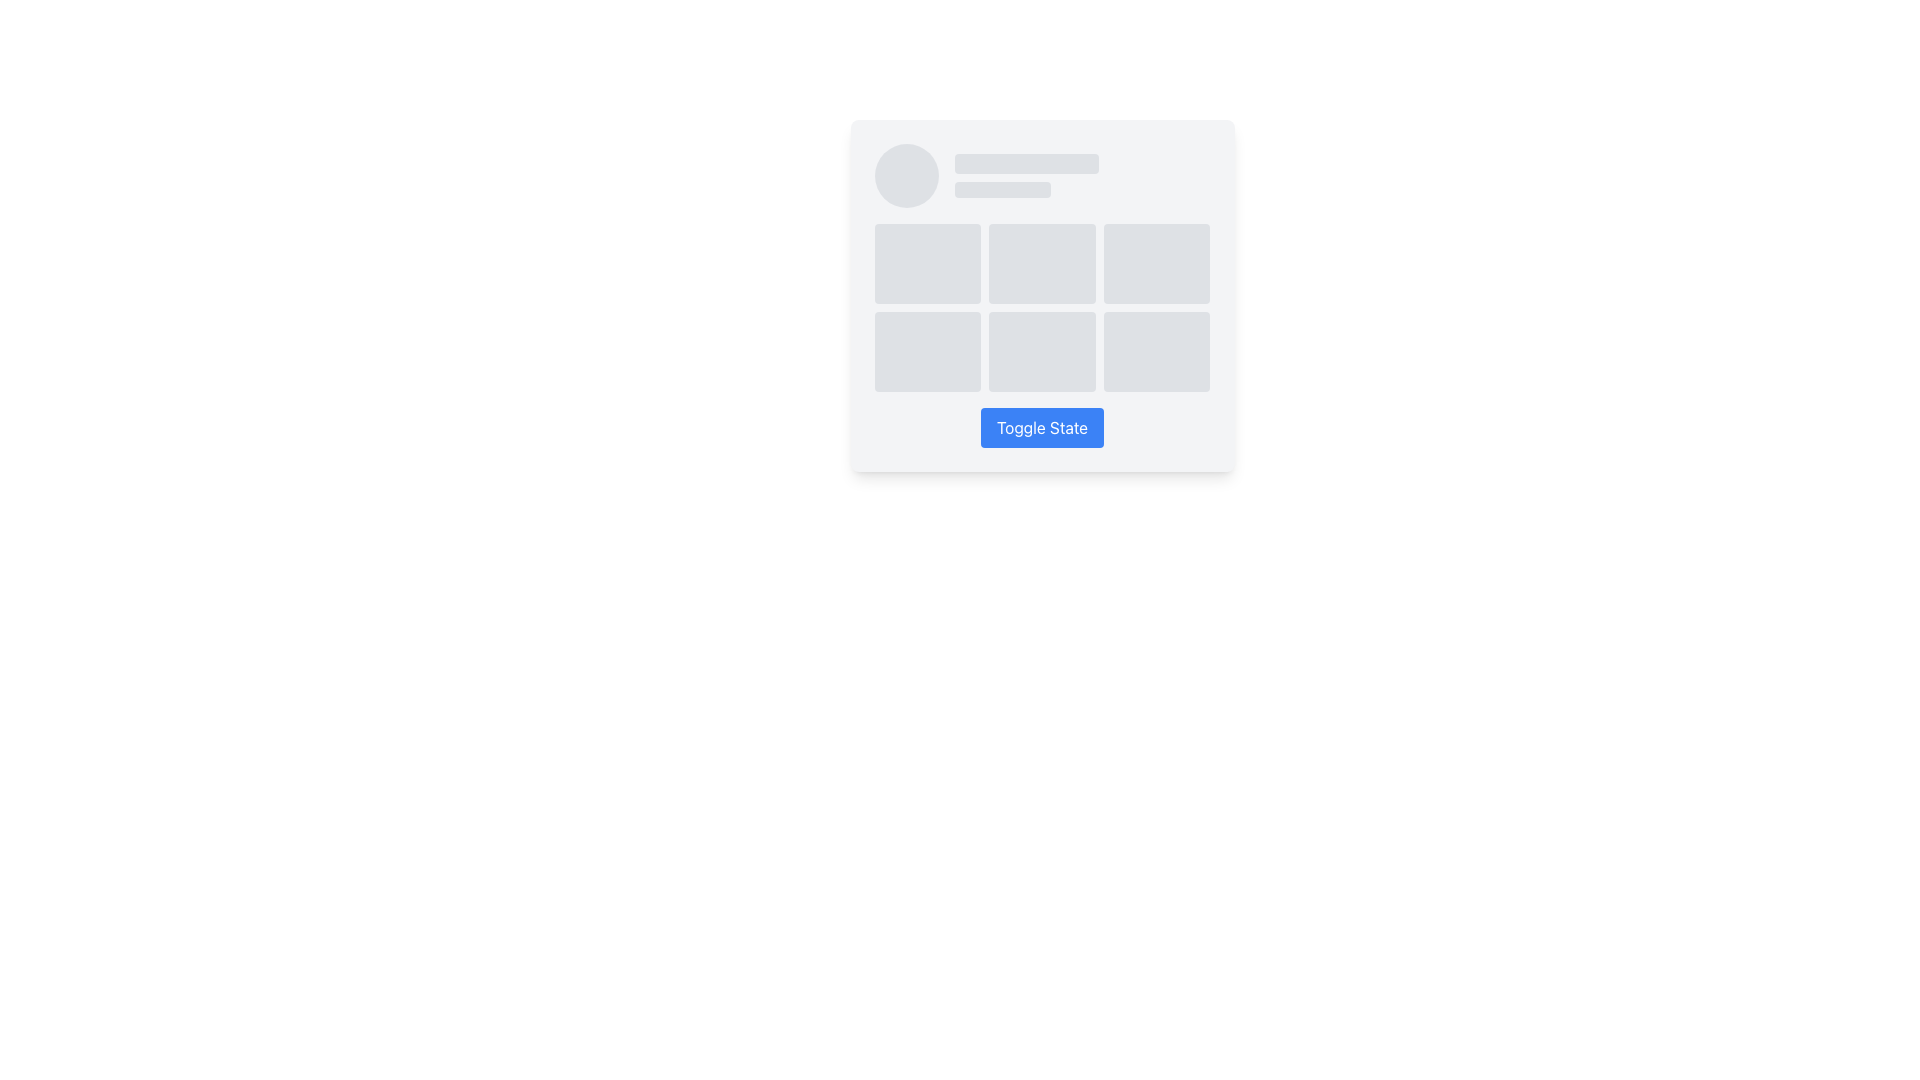 This screenshot has height=1080, width=1920. Describe the element at coordinates (1157, 262) in the screenshot. I see `the third placeholder element in the first row of a grid containing six placeholders, which is positioned to the right of two similar rectangular placeholders` at that location.